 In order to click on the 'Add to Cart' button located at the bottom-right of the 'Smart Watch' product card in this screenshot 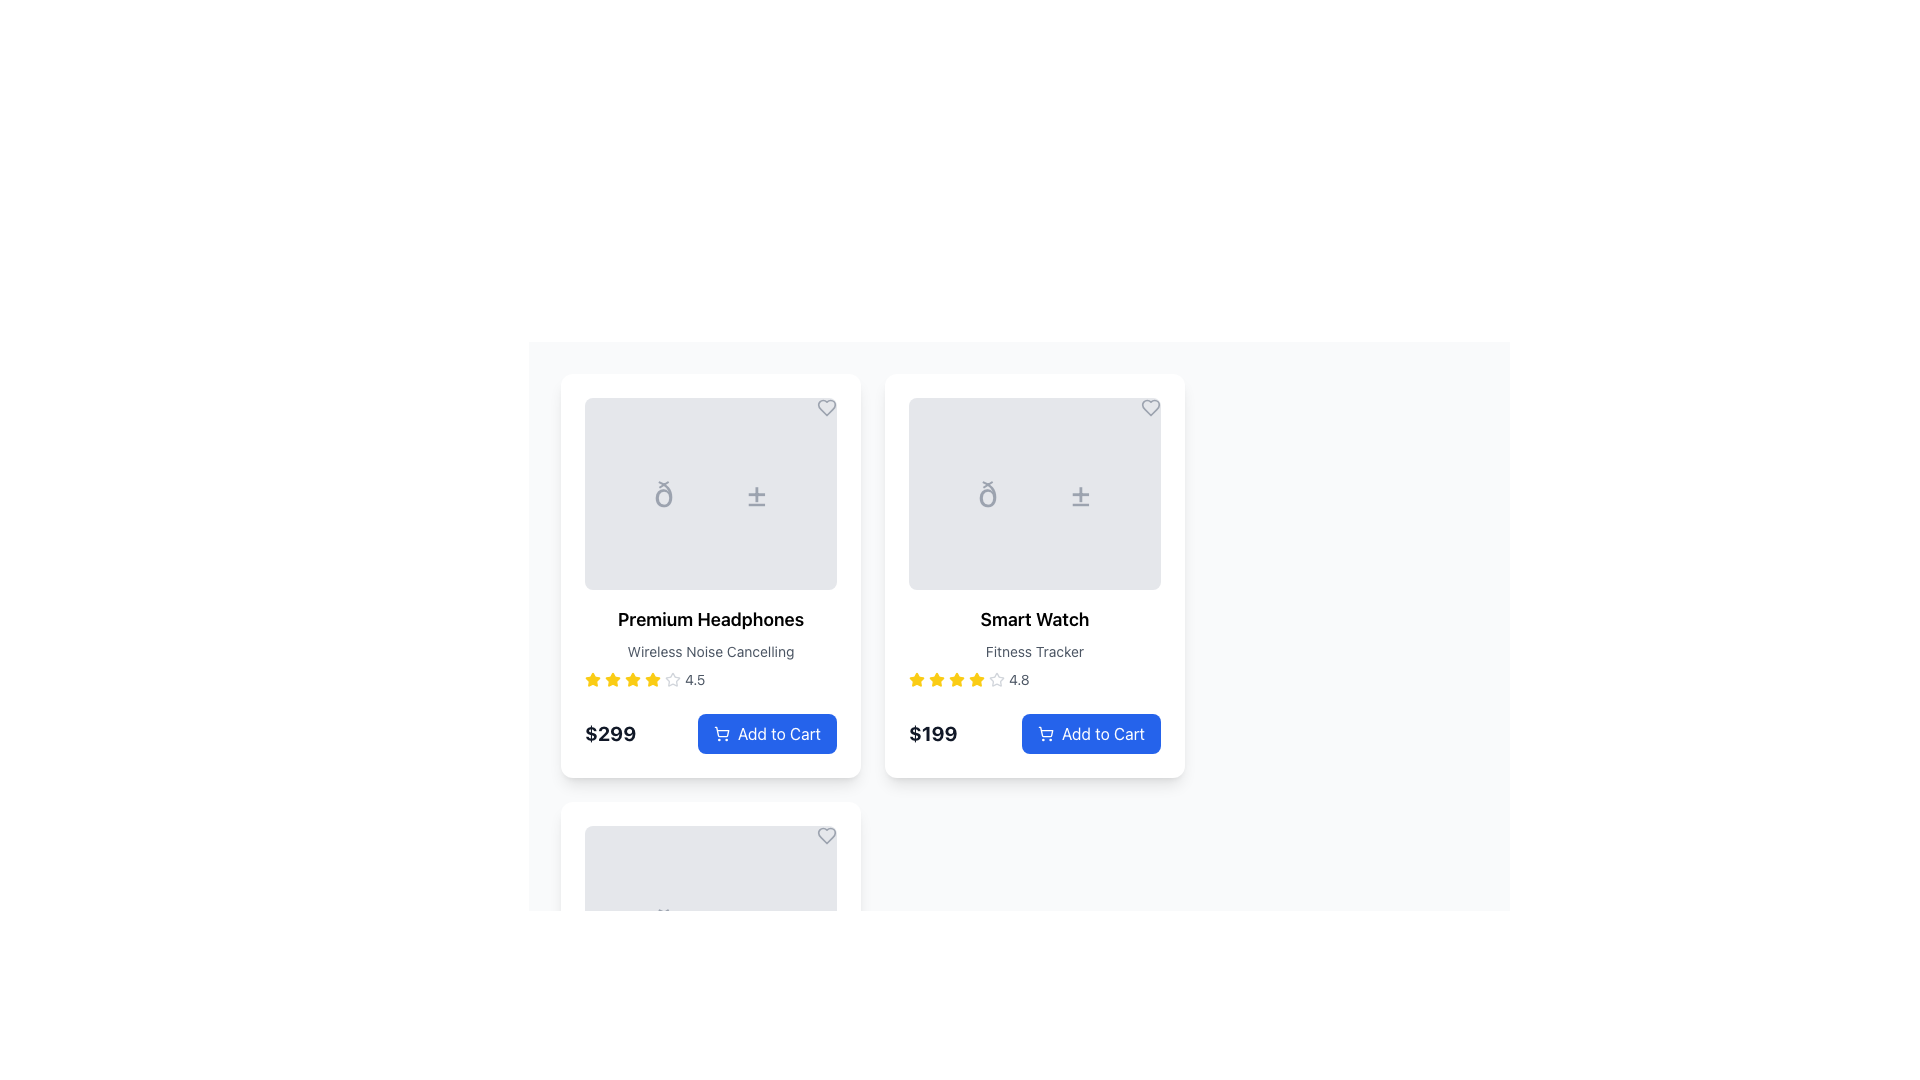, I will do `click(1102, 733)`.